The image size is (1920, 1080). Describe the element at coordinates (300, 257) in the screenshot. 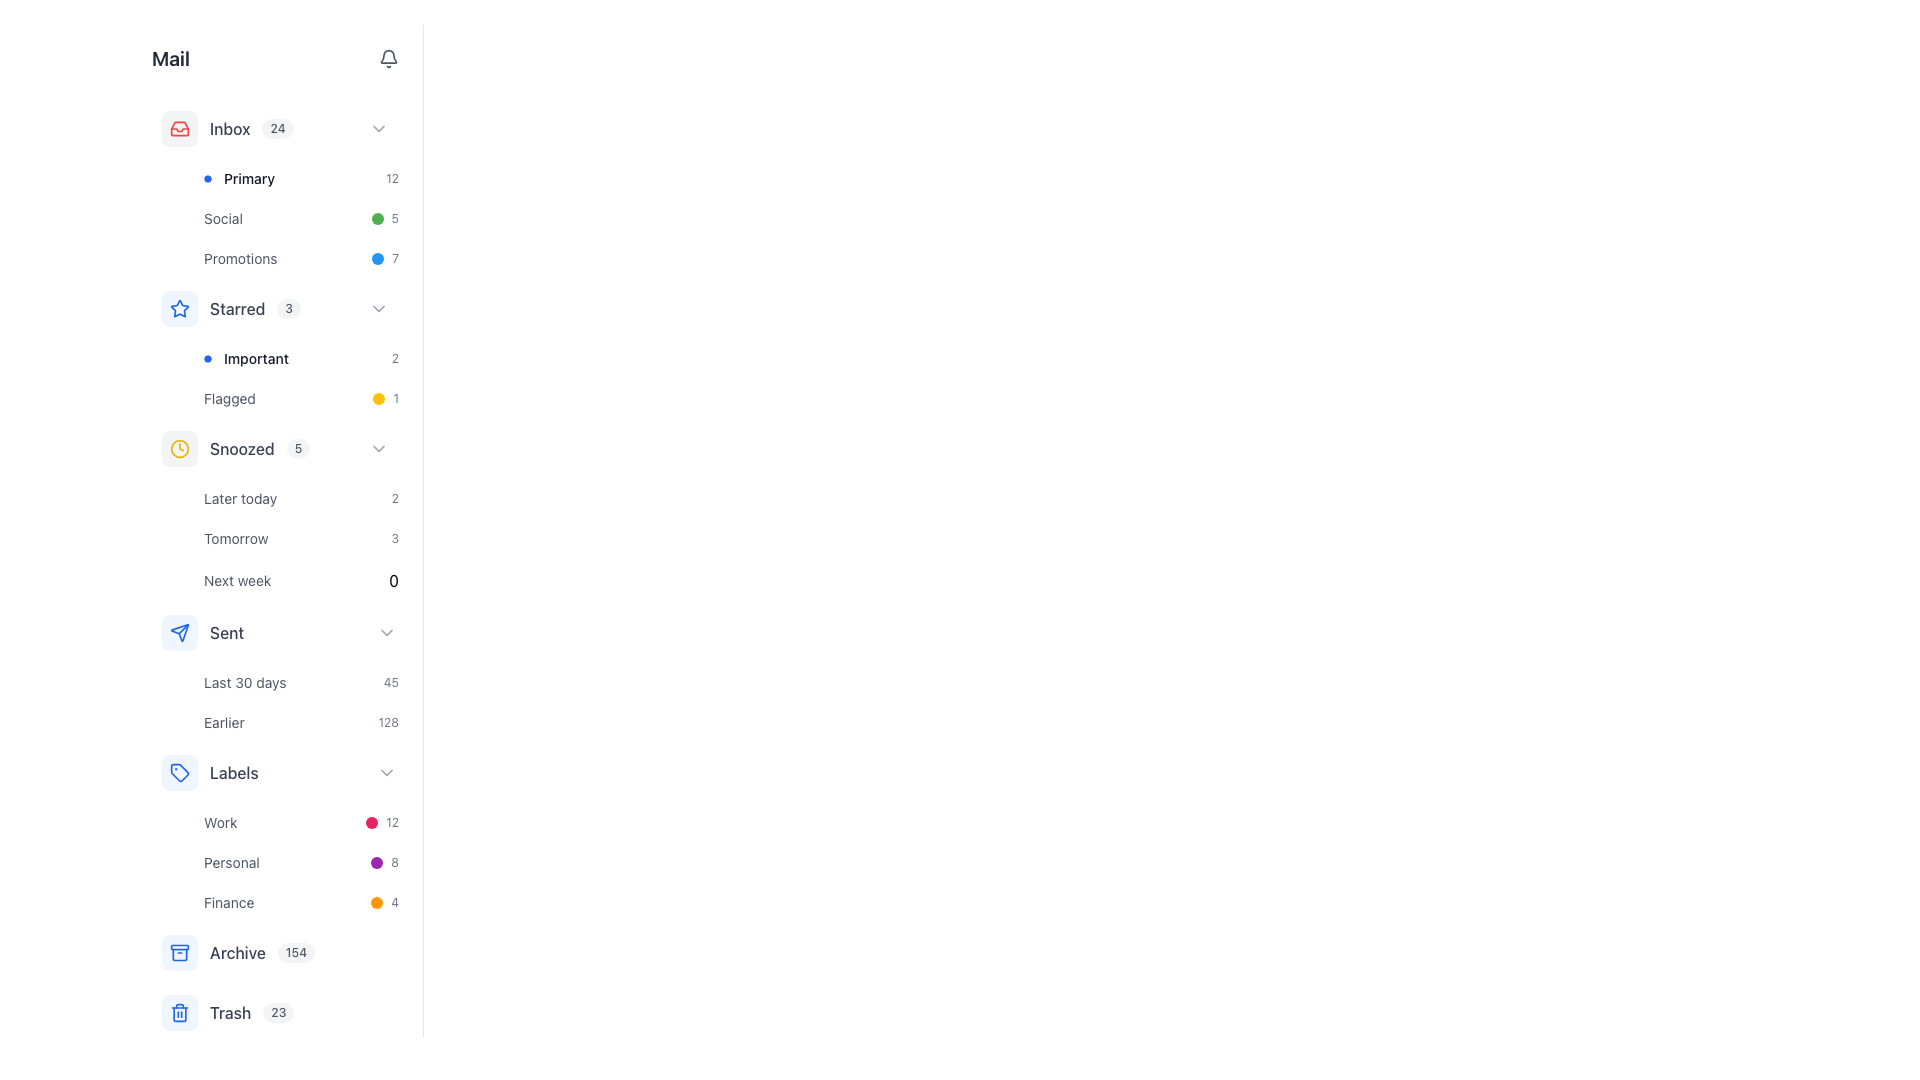

I see `the 'Promotions' button, the last item in the vertical group under the 'Inbox' section` at that location.